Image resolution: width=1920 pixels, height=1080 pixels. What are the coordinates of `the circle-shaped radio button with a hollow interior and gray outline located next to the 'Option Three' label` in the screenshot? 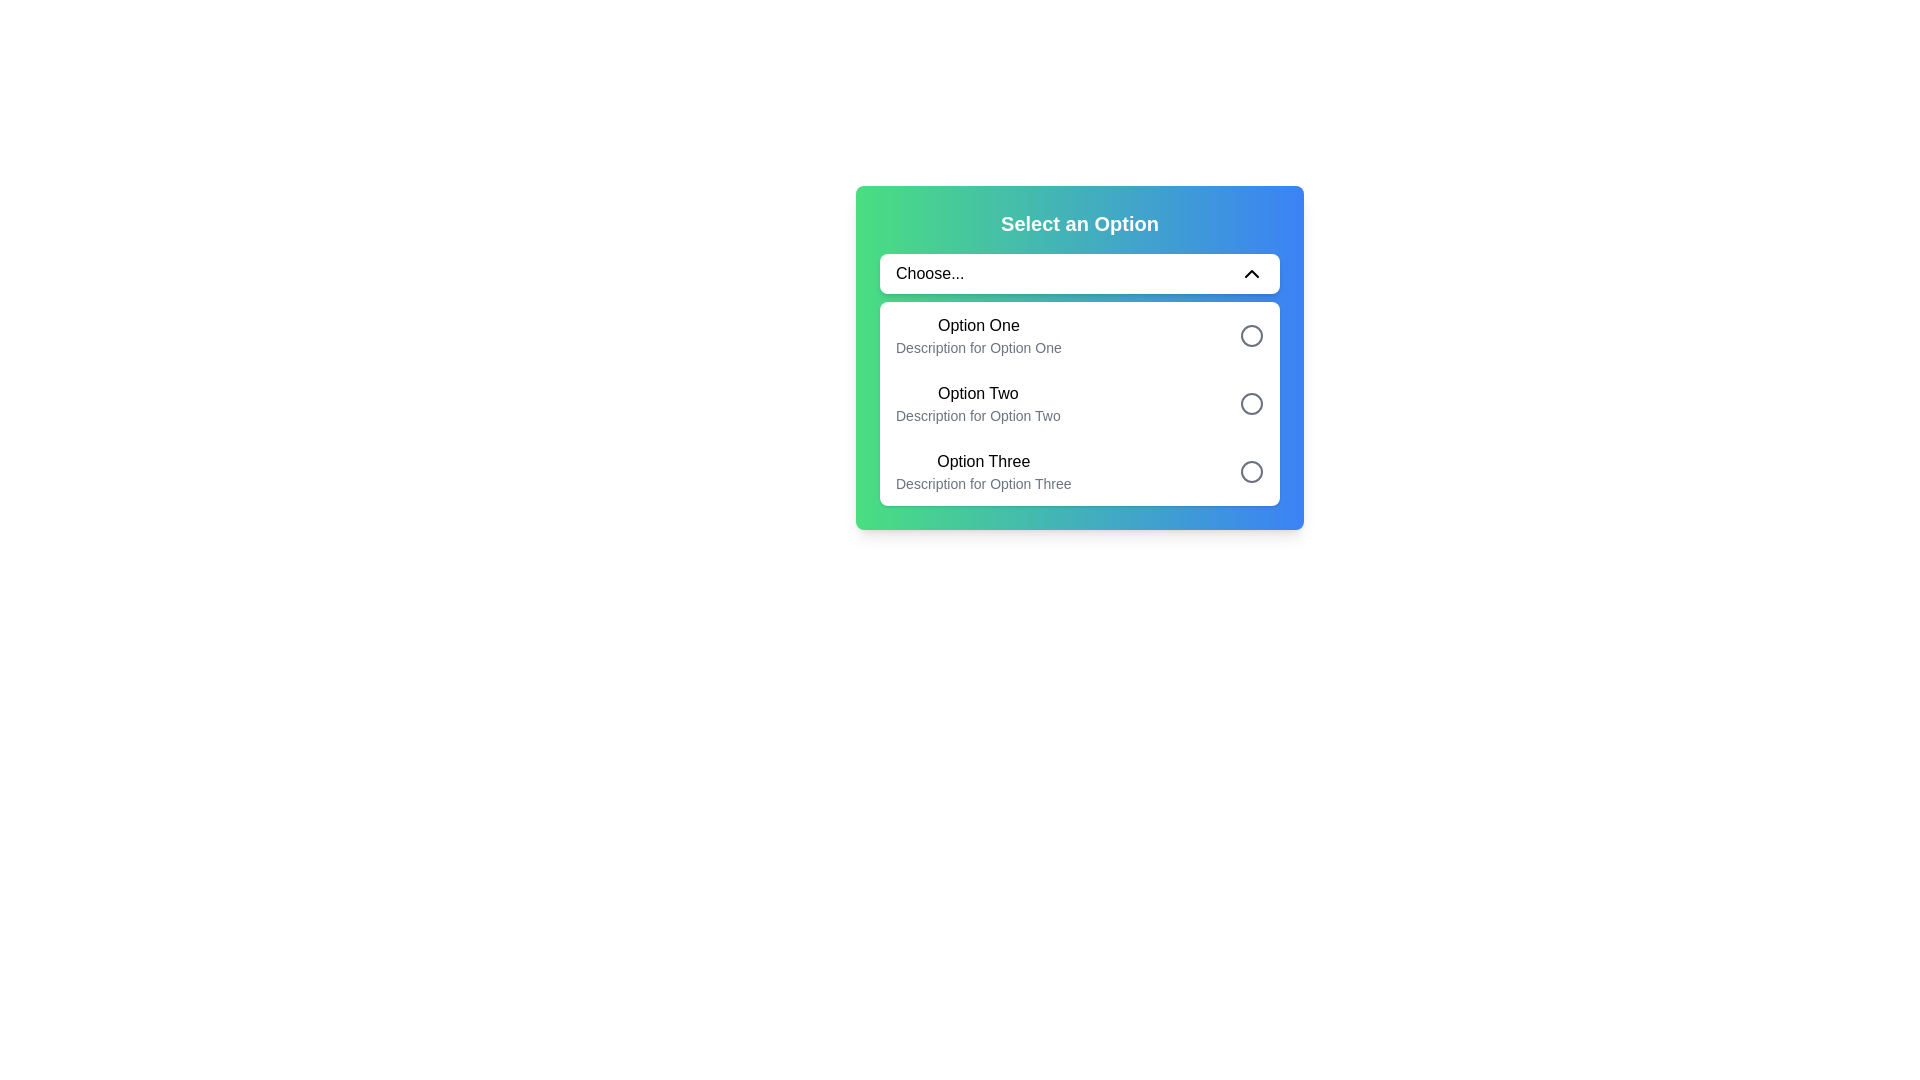 It's located at (1251, 471).